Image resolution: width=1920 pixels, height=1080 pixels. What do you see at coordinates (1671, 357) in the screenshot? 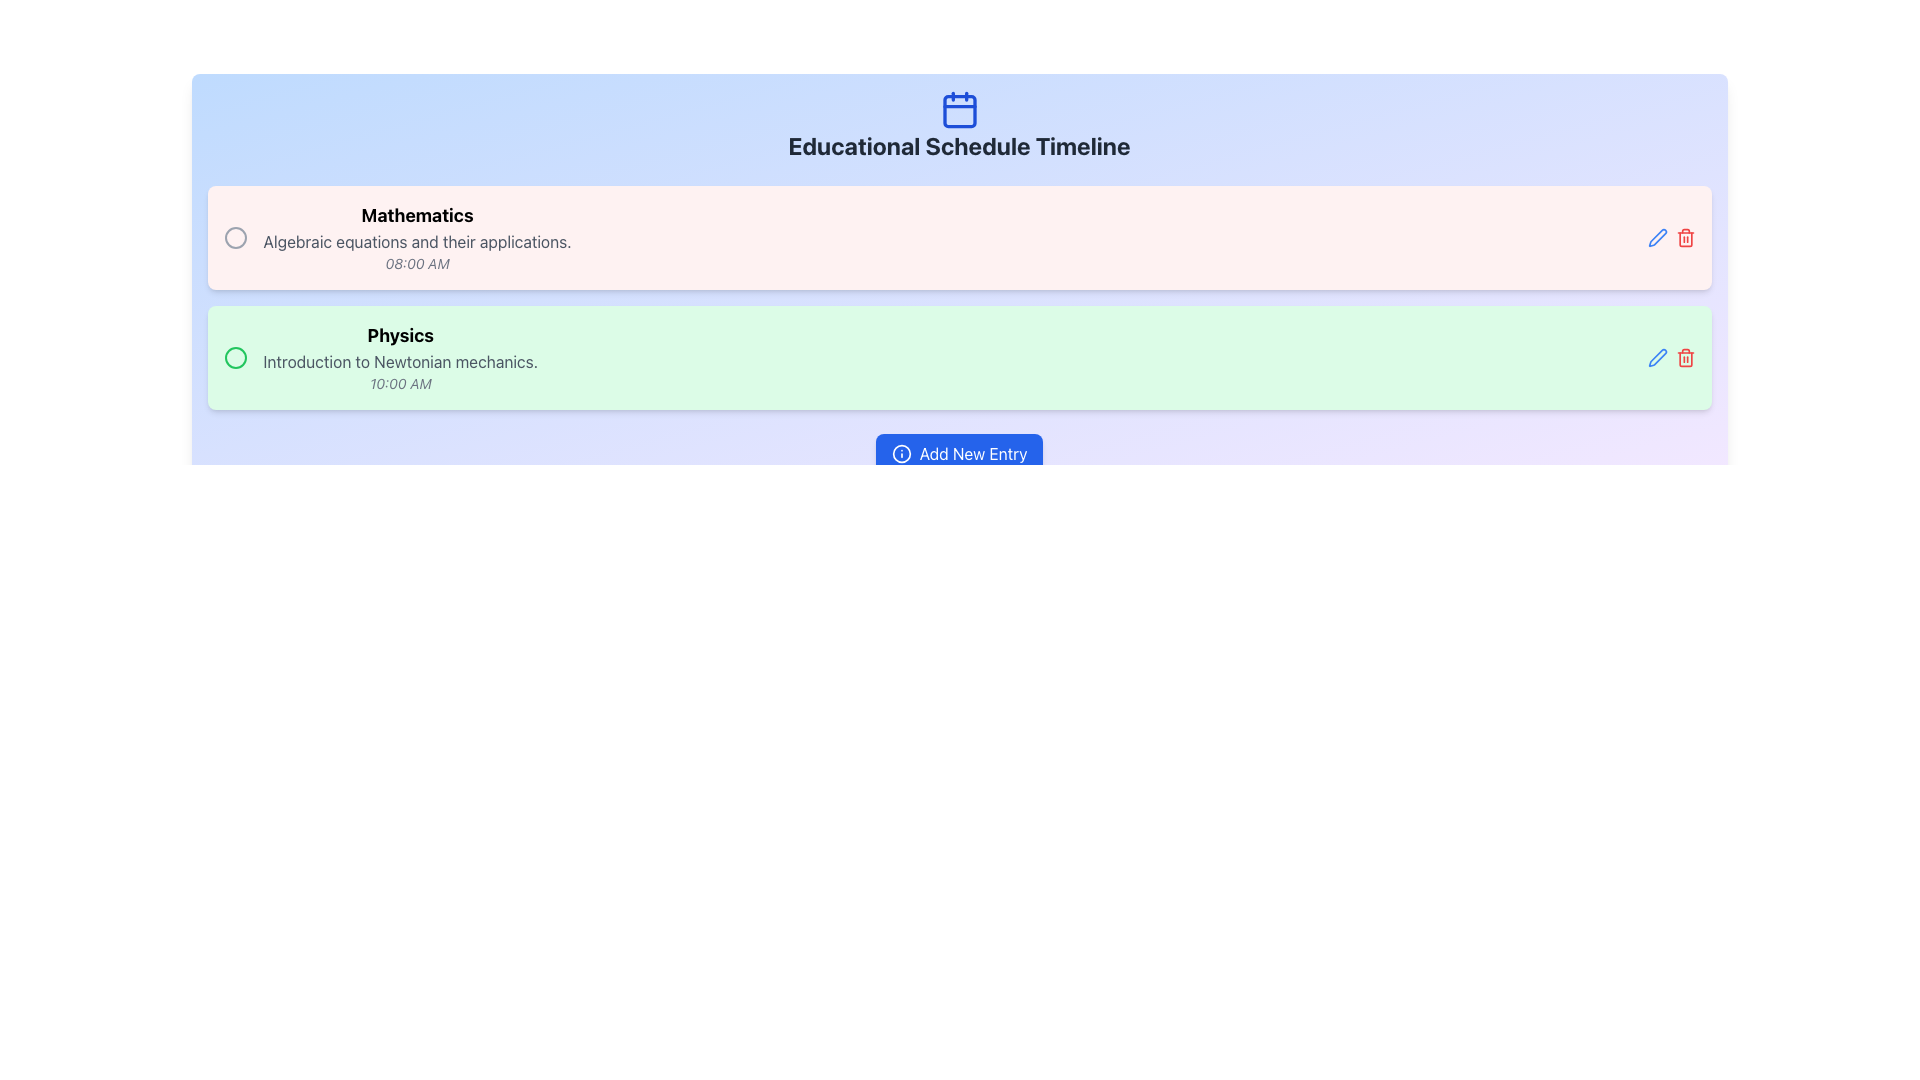
I see `the pencil icon located at the bottom right corner of the green box titled 'Physics'` at bounding box center [1671, 357].